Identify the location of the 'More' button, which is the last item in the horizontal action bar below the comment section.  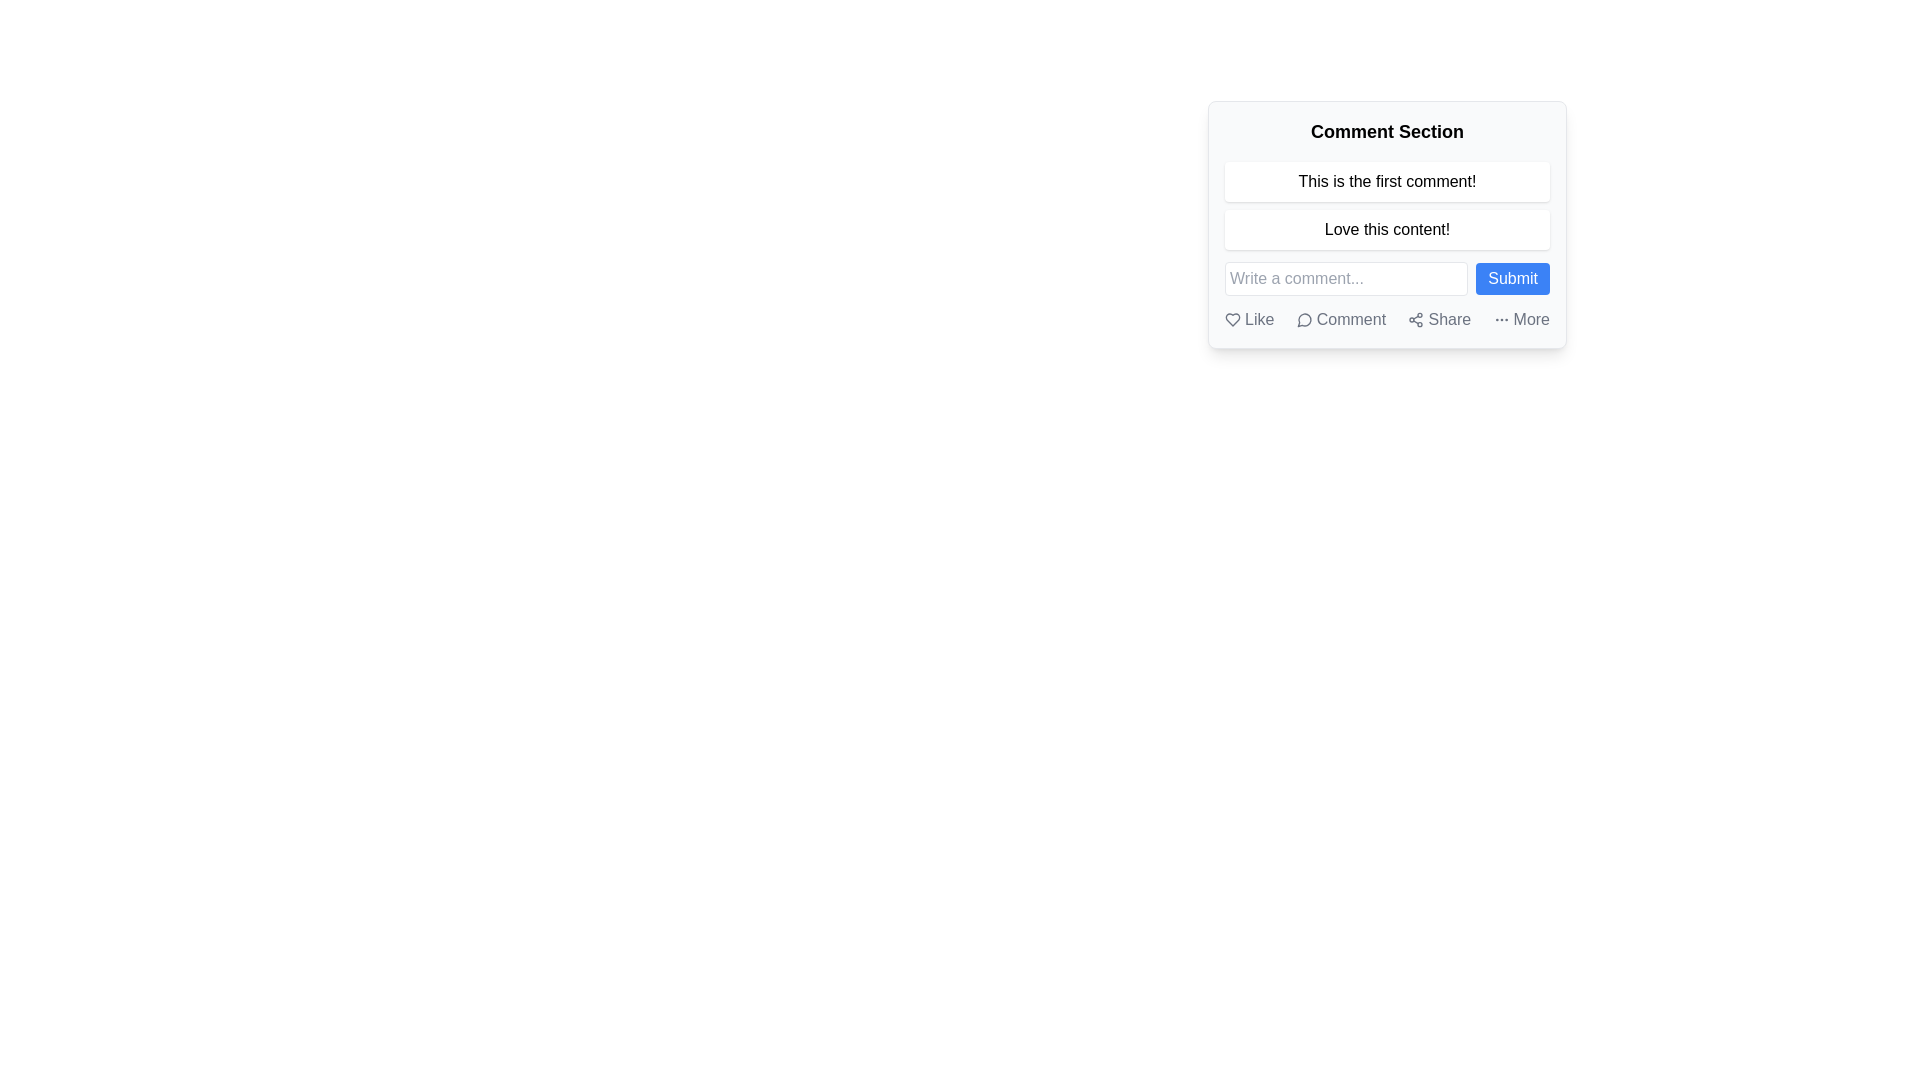
(1520, 319).